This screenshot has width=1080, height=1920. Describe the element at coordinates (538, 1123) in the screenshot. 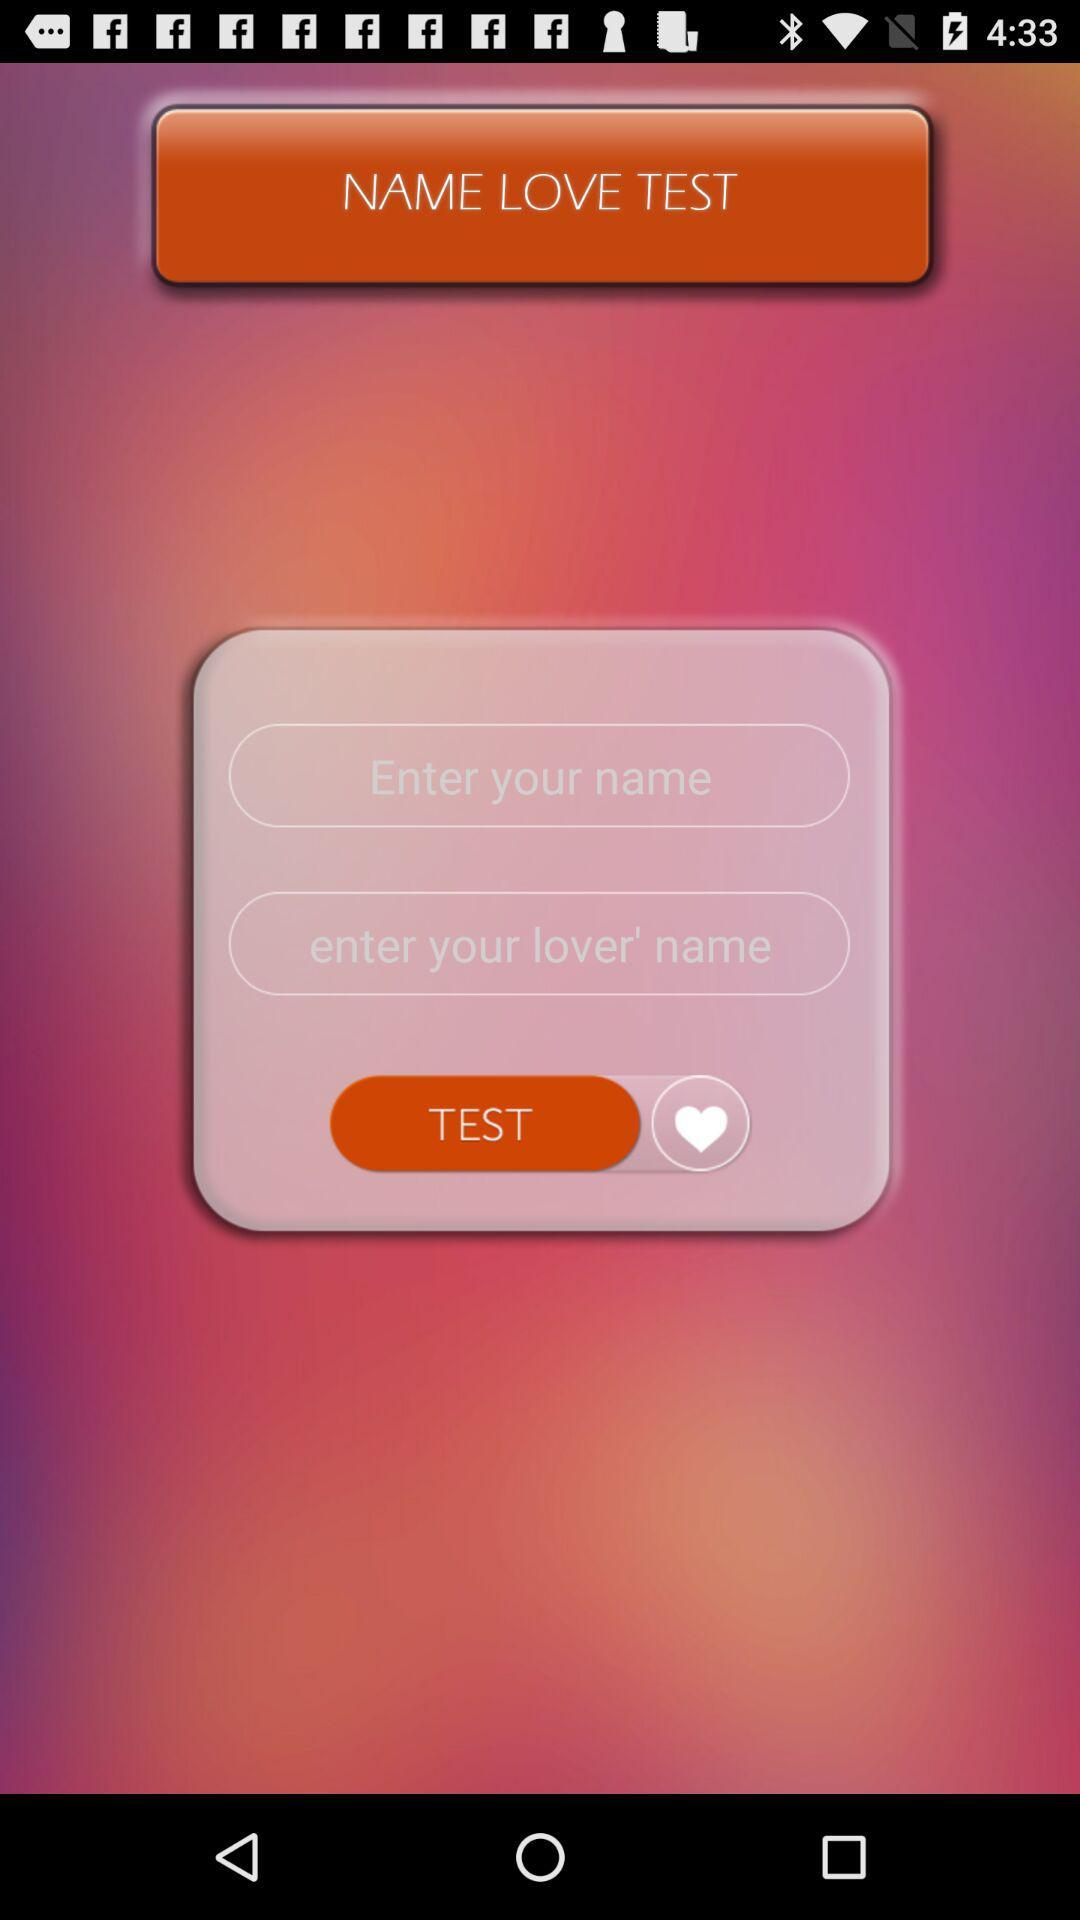

I see `test button` at that location.